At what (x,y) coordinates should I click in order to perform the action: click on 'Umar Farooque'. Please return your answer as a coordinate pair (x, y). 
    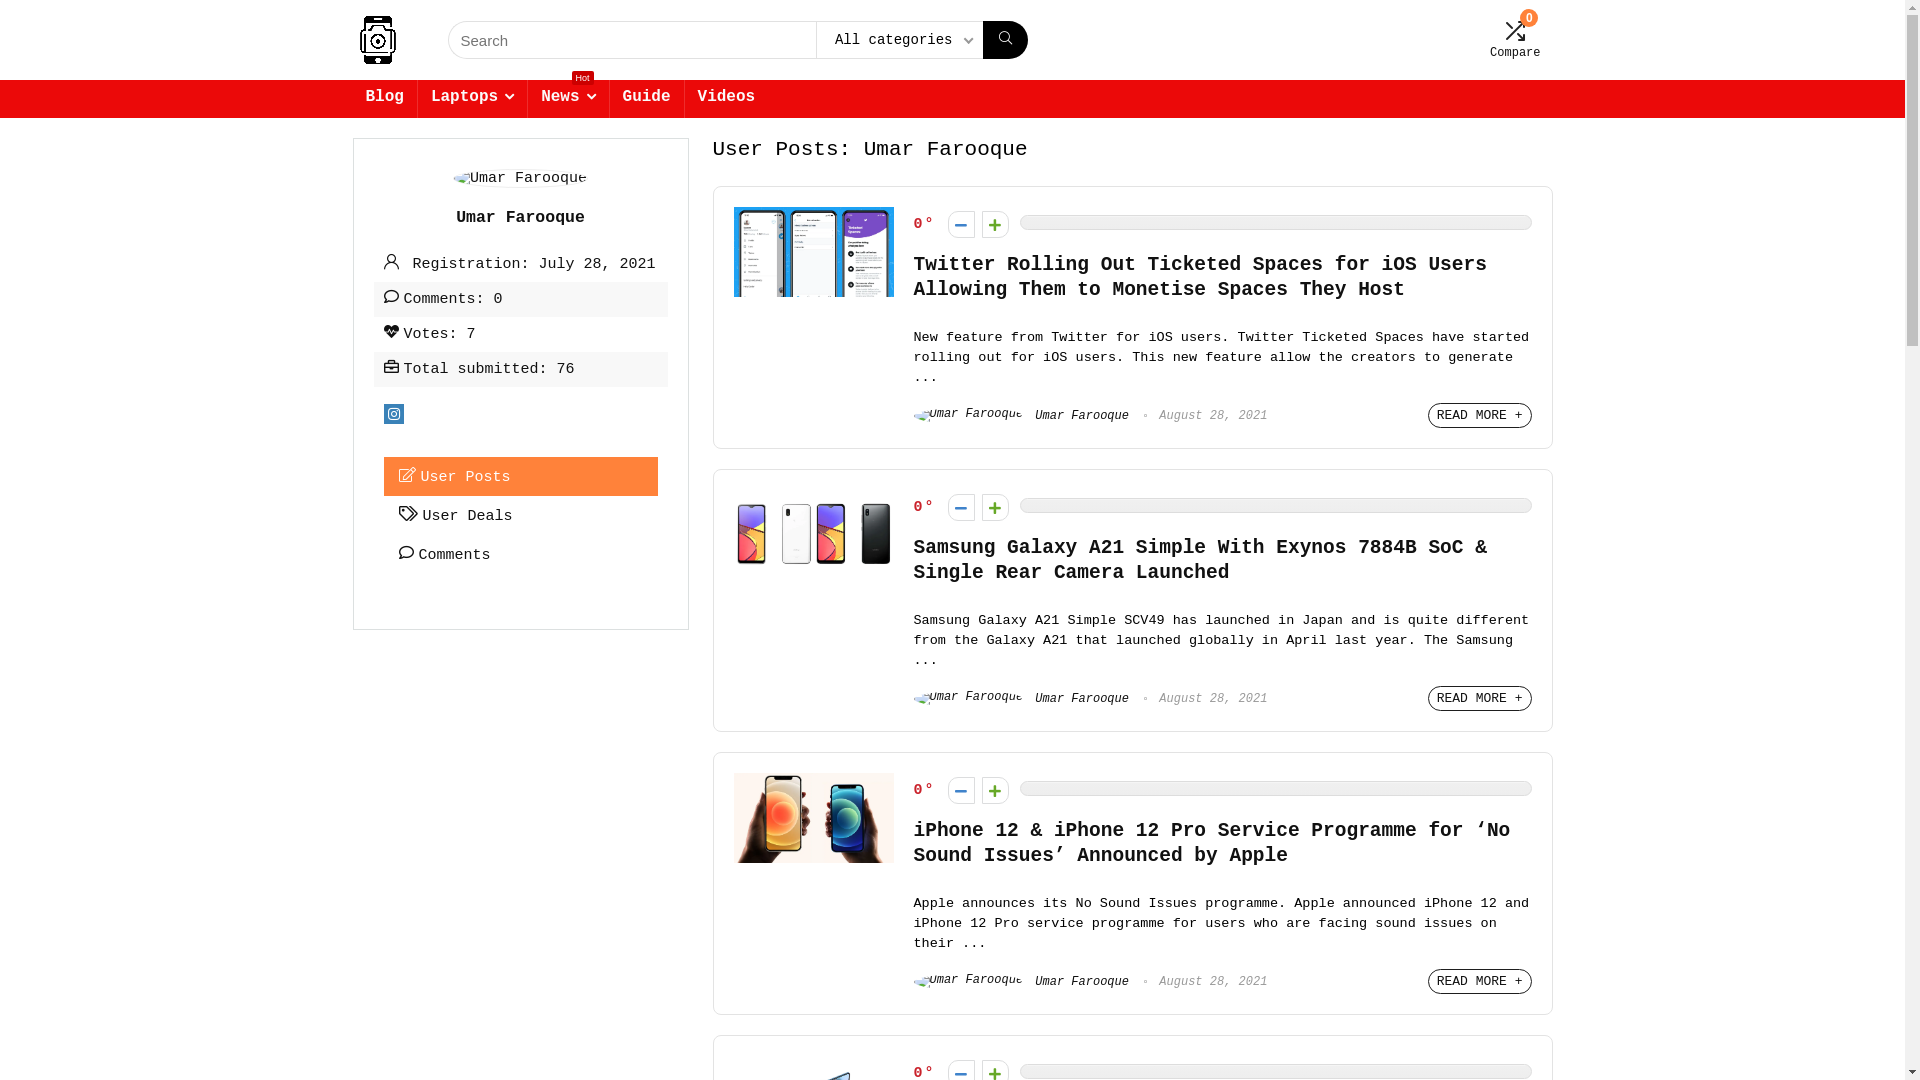
    Looking at the image, I should click on (1021, 415).